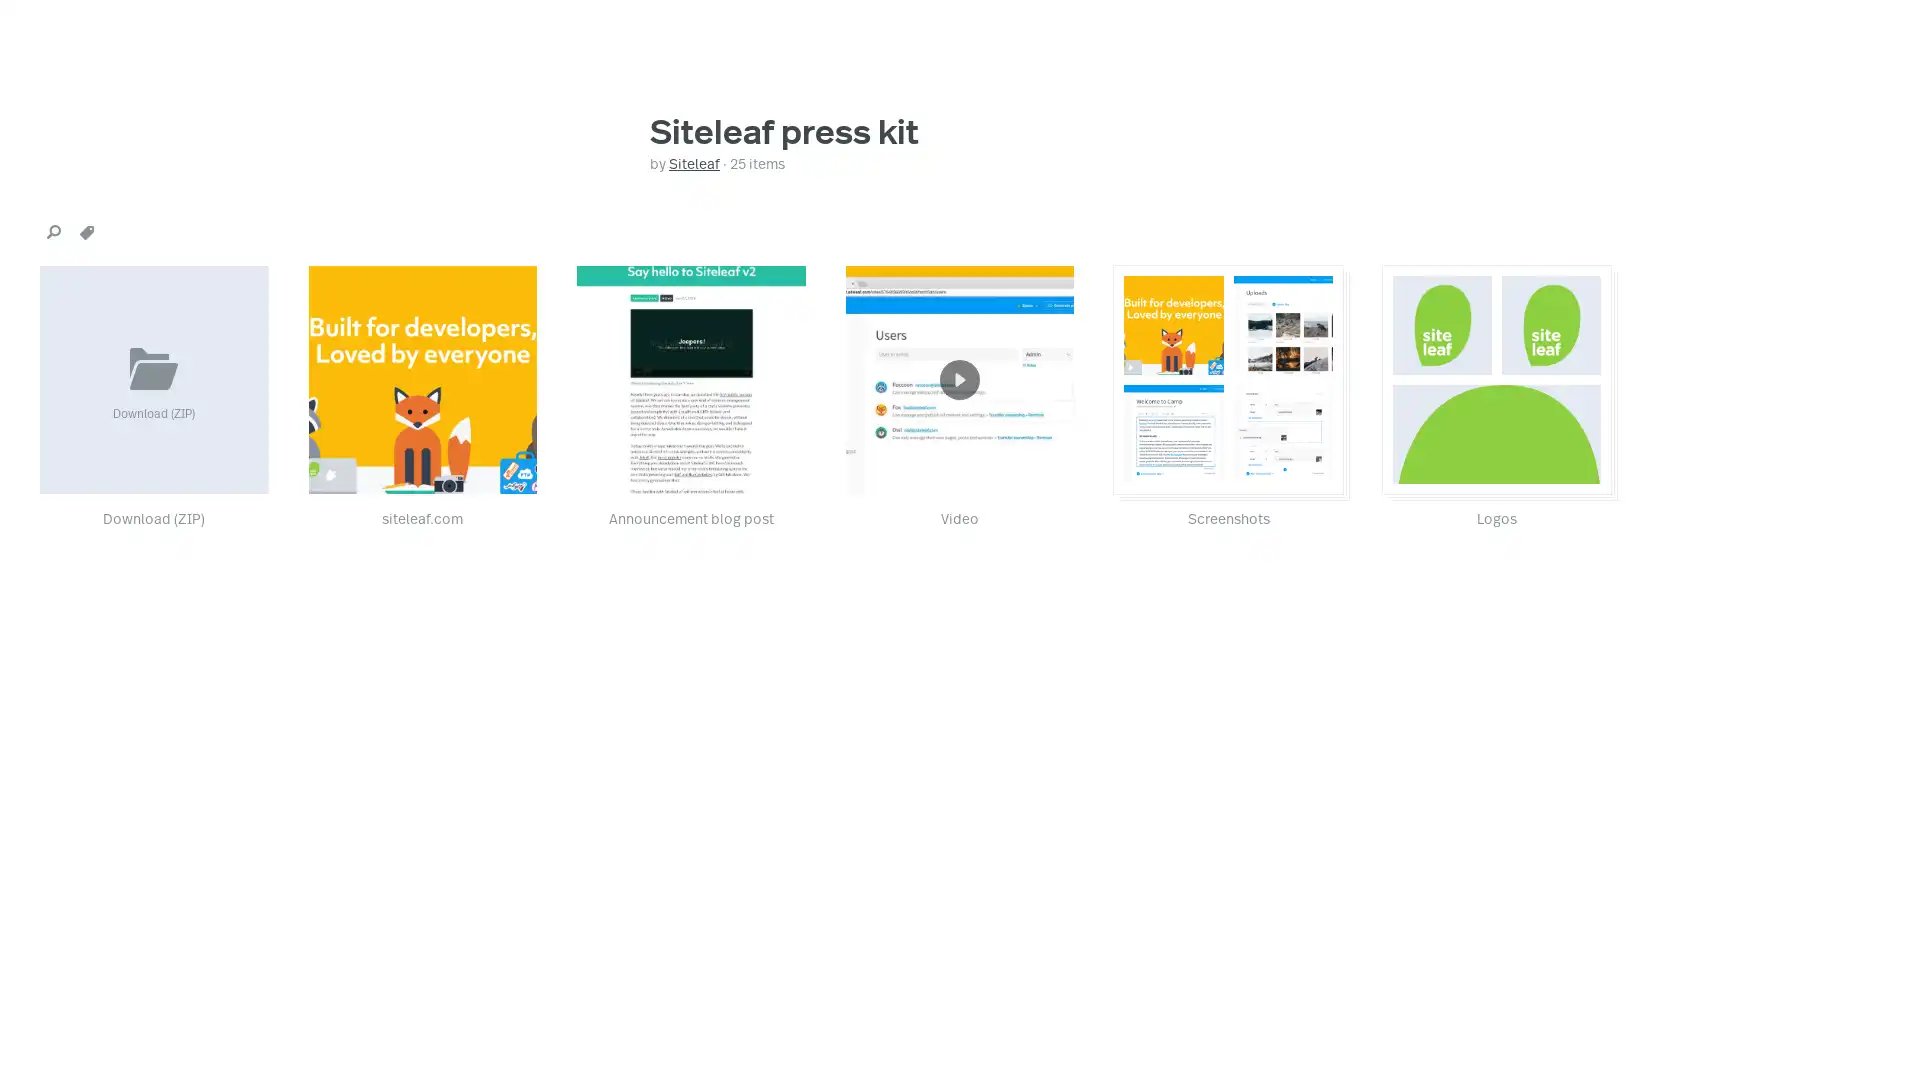  Describe the element at coordinates (85, 231) in the screenshot. I see `tags` at that location.